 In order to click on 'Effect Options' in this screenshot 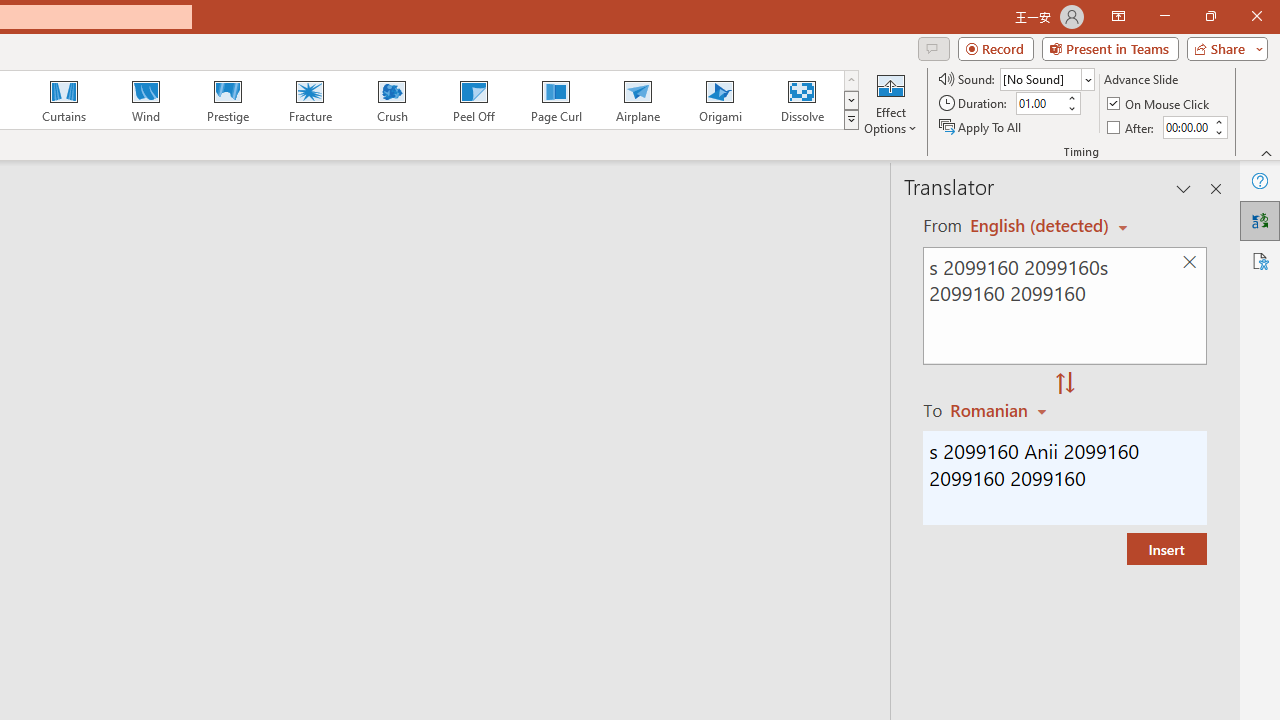, I will do `click(889, 103)`.